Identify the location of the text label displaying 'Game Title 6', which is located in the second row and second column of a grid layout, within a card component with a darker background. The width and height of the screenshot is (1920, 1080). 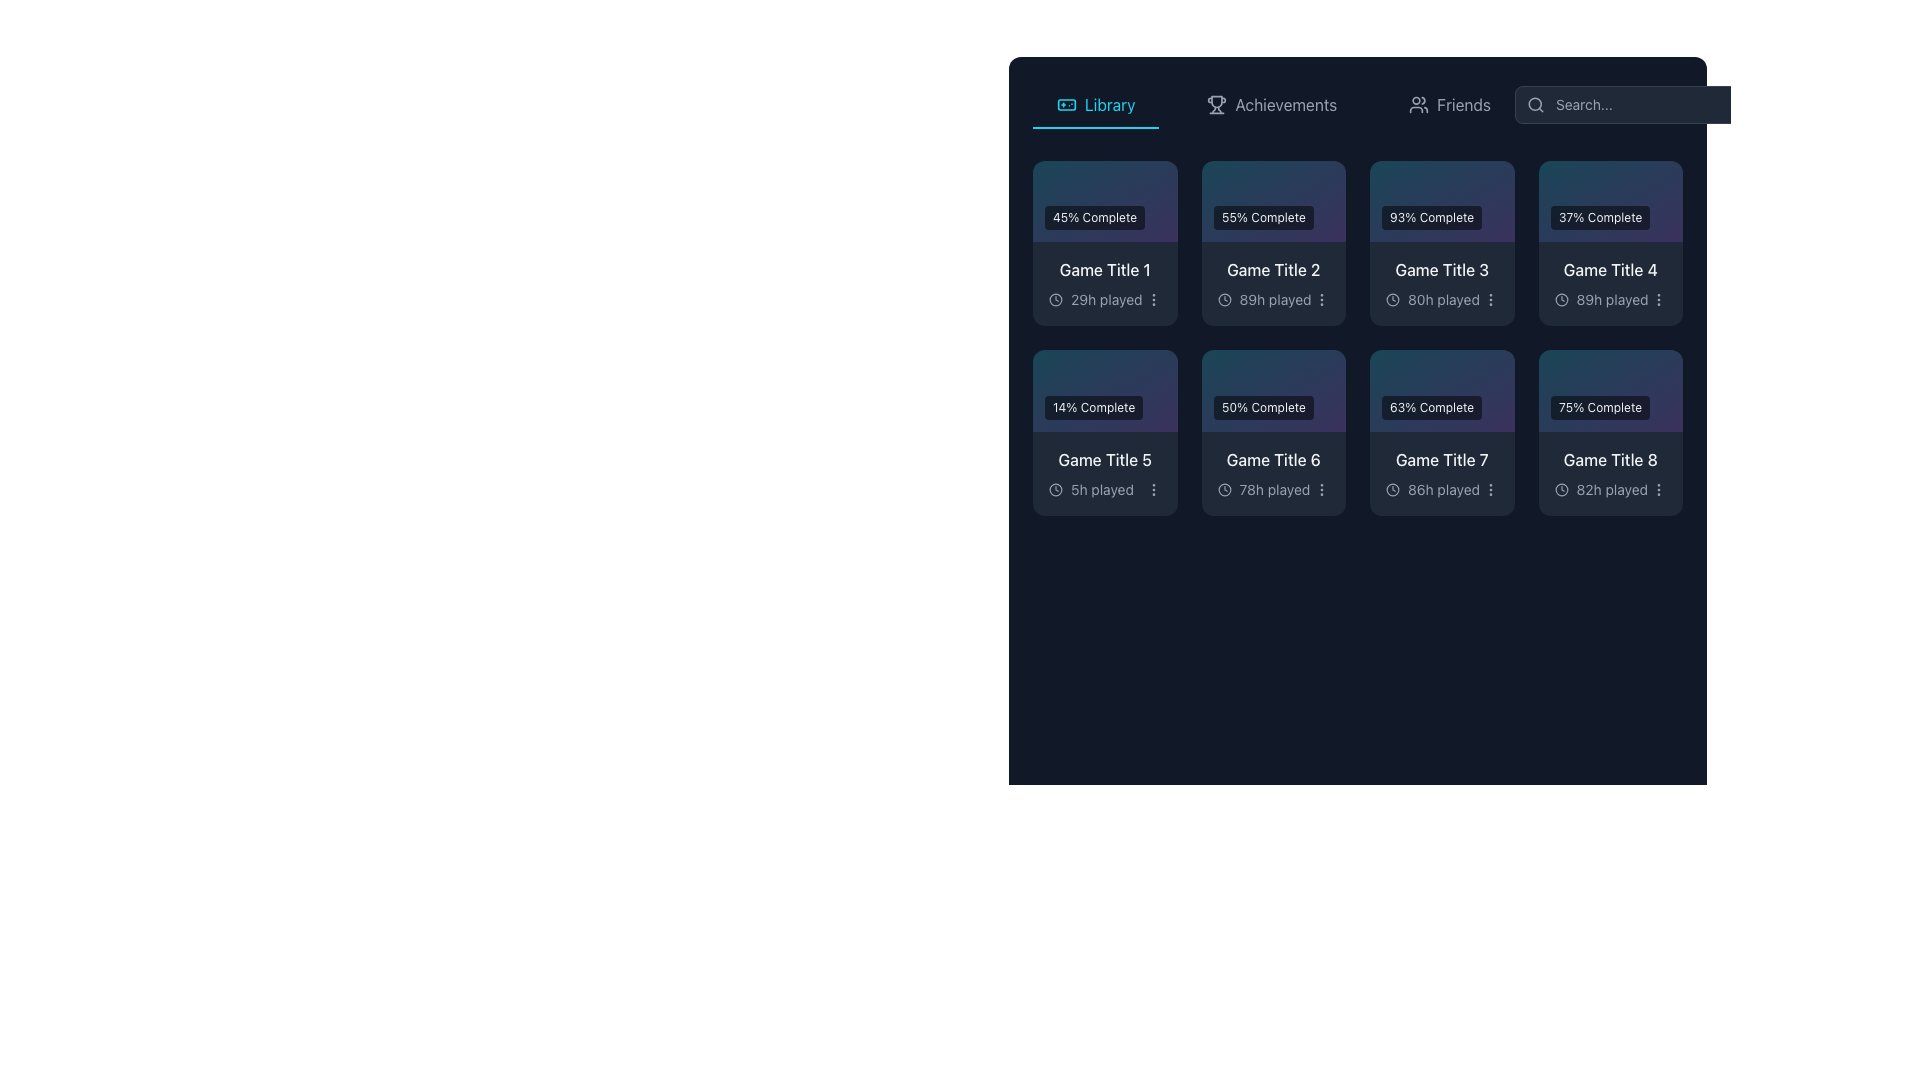
(1272, 459).